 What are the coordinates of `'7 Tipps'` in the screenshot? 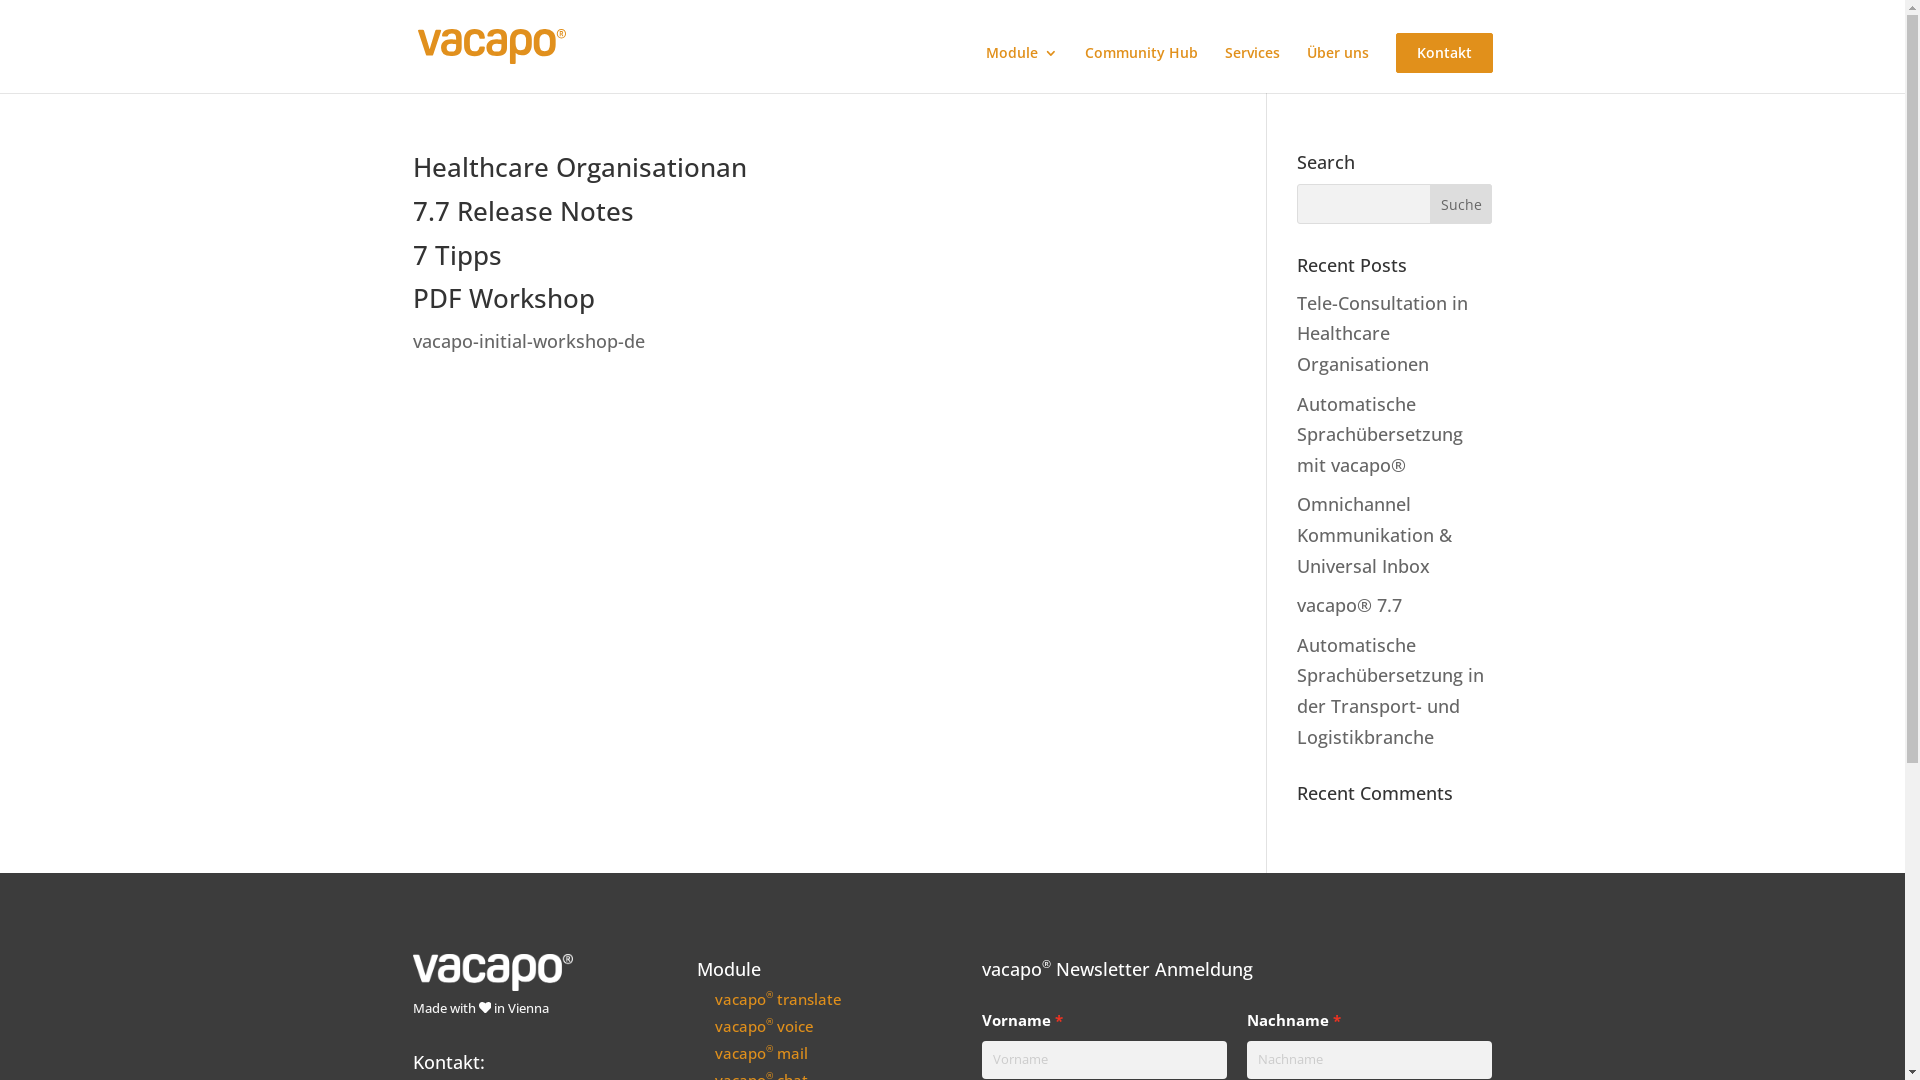 It's located at (455, 253).